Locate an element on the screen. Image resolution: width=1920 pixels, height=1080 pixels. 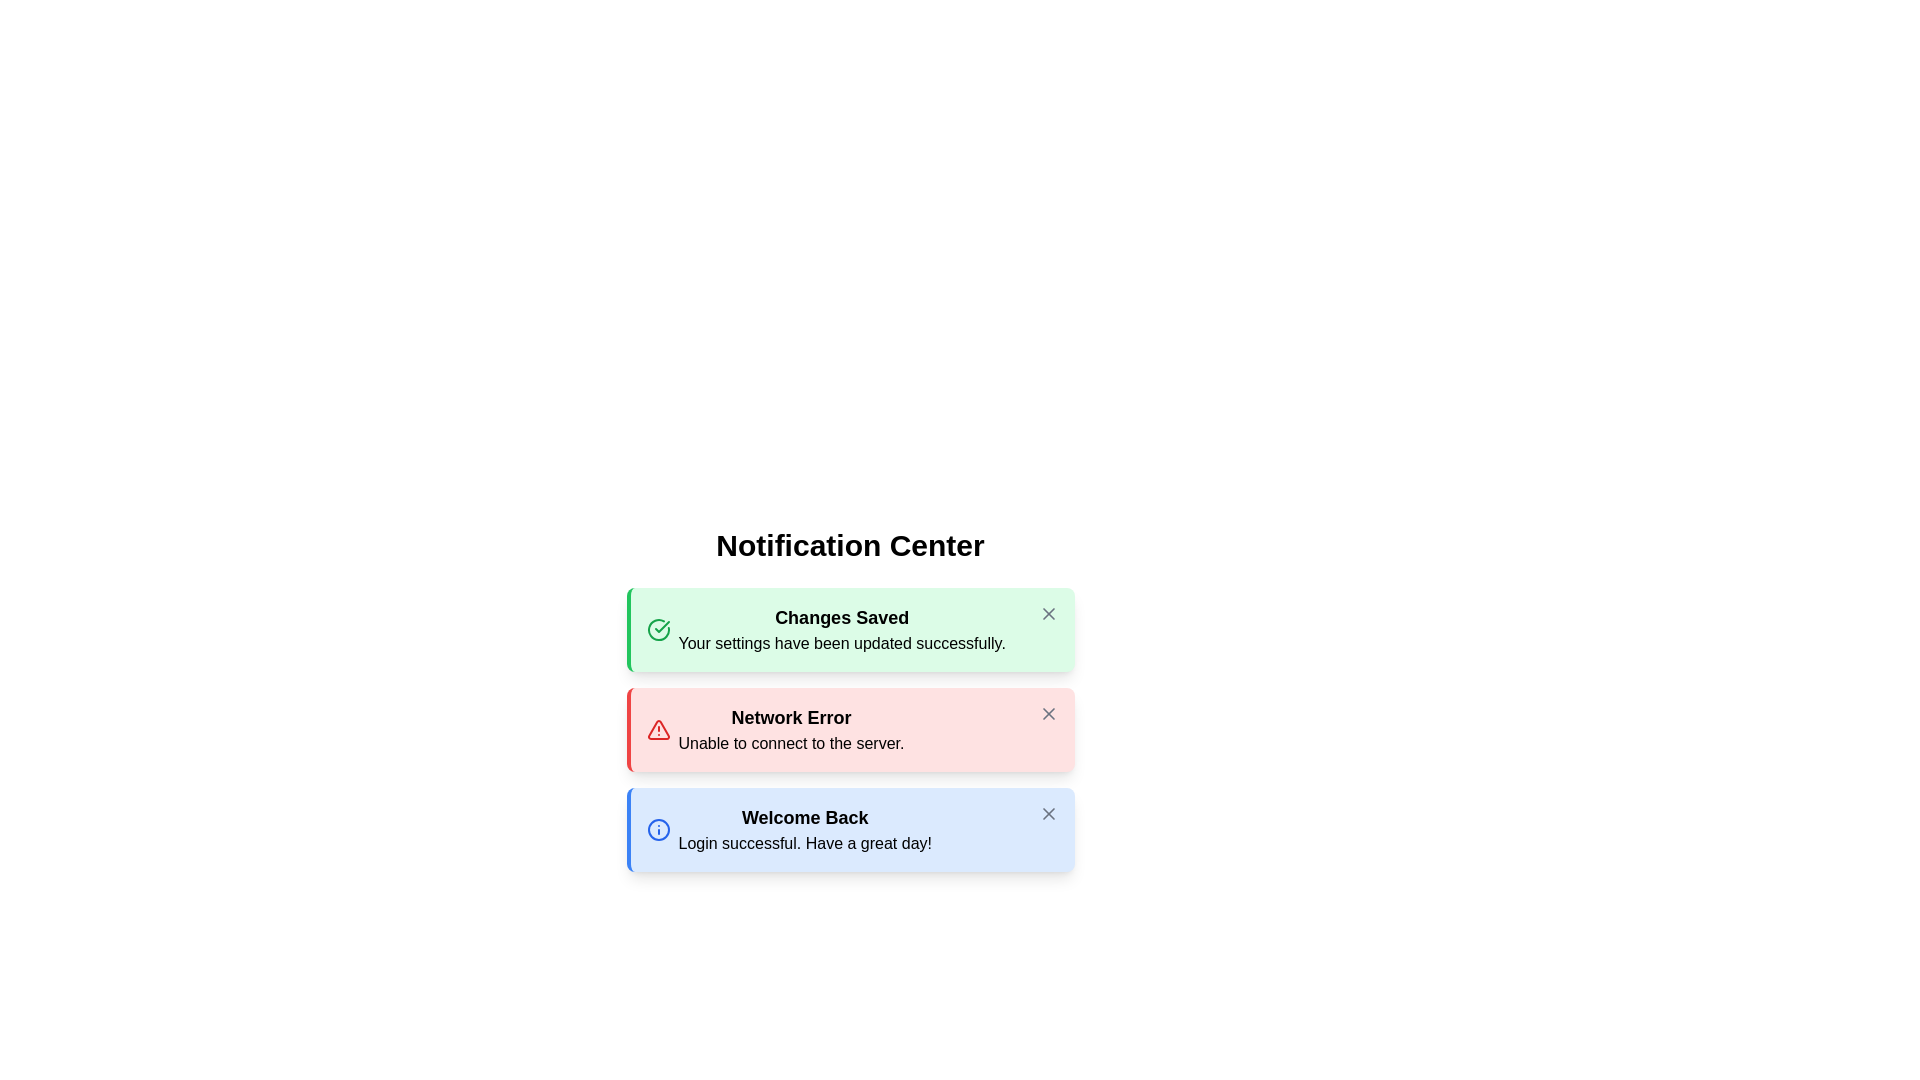
notification message in the text block located in the center of the notification panel, which indicates that the settings have been successfully updated is located at coordinates (842, 628).